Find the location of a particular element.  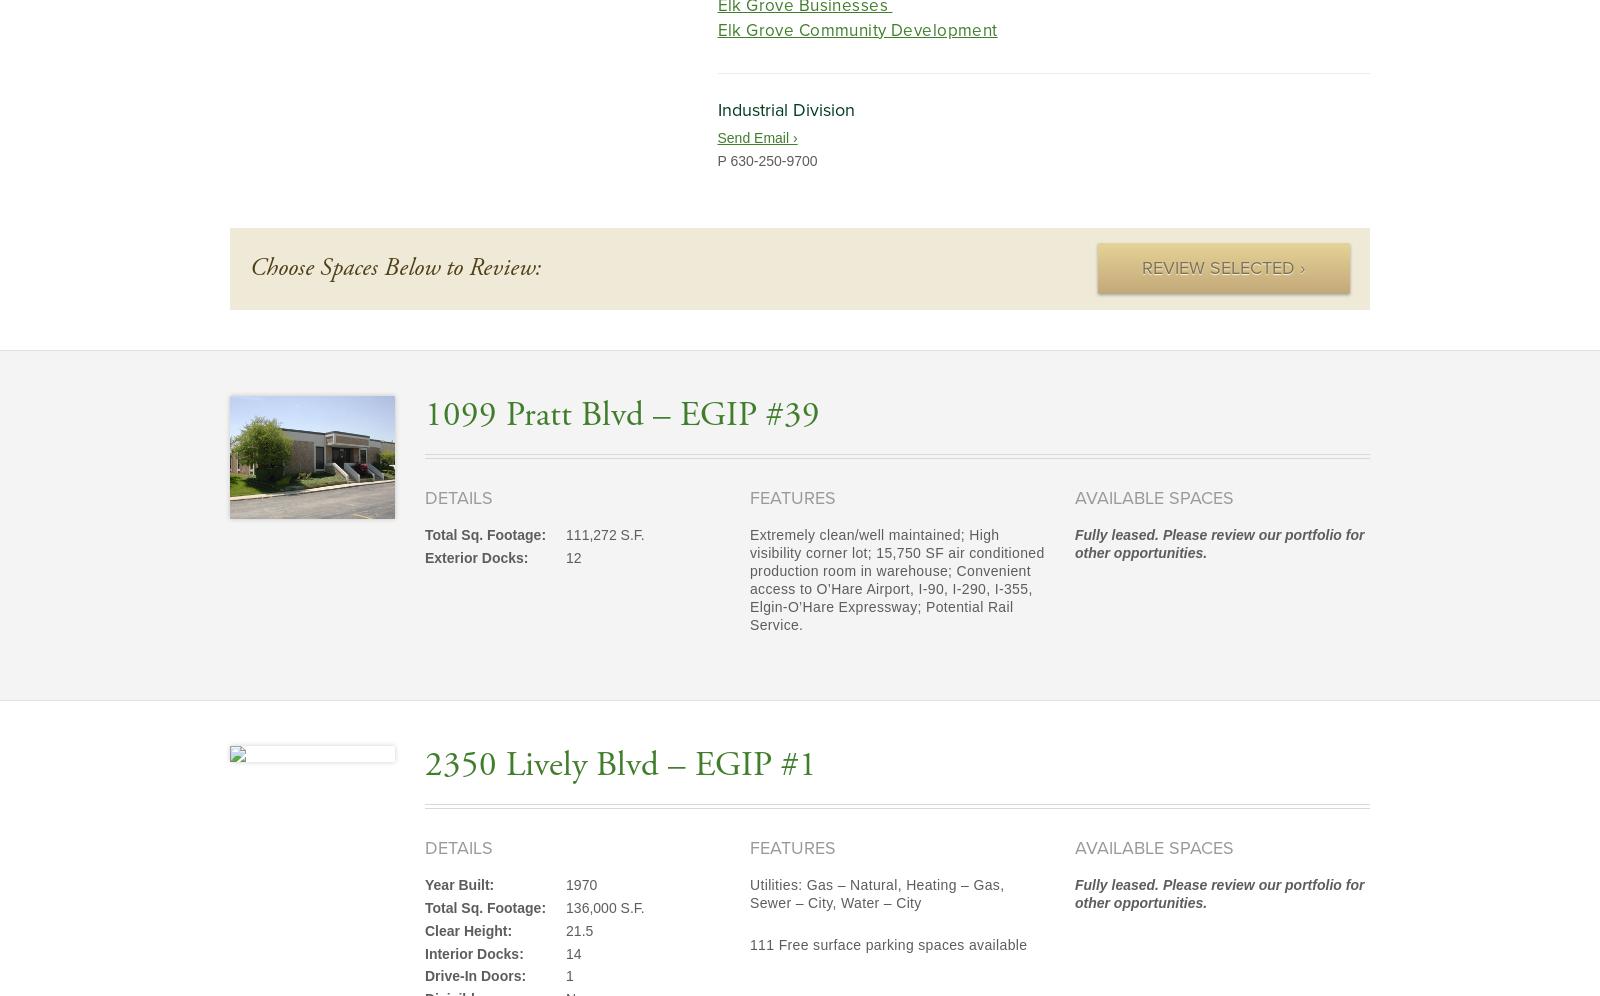

'Industrial Division' is located at coordinates (785, 108).